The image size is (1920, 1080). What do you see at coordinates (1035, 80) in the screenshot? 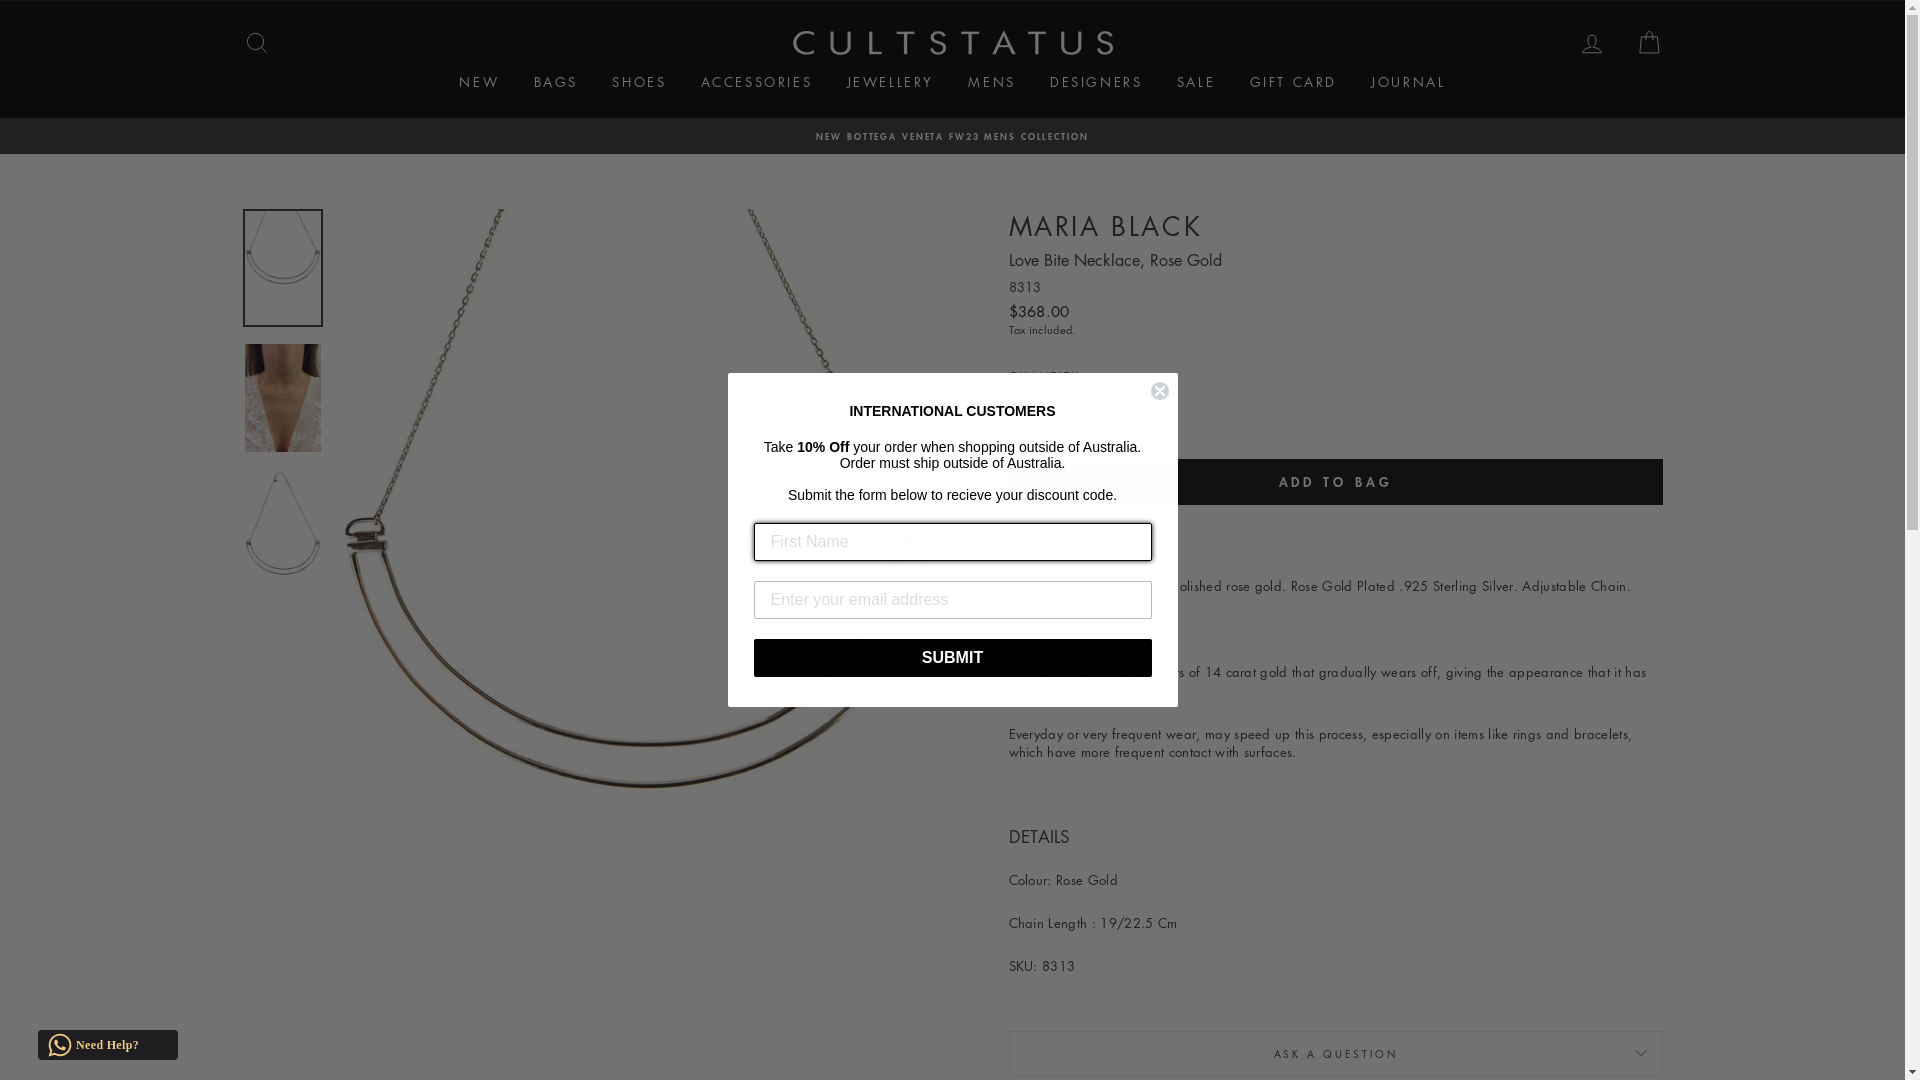
I see `'DESIGNERS'` at bounding box center [1035, 80].